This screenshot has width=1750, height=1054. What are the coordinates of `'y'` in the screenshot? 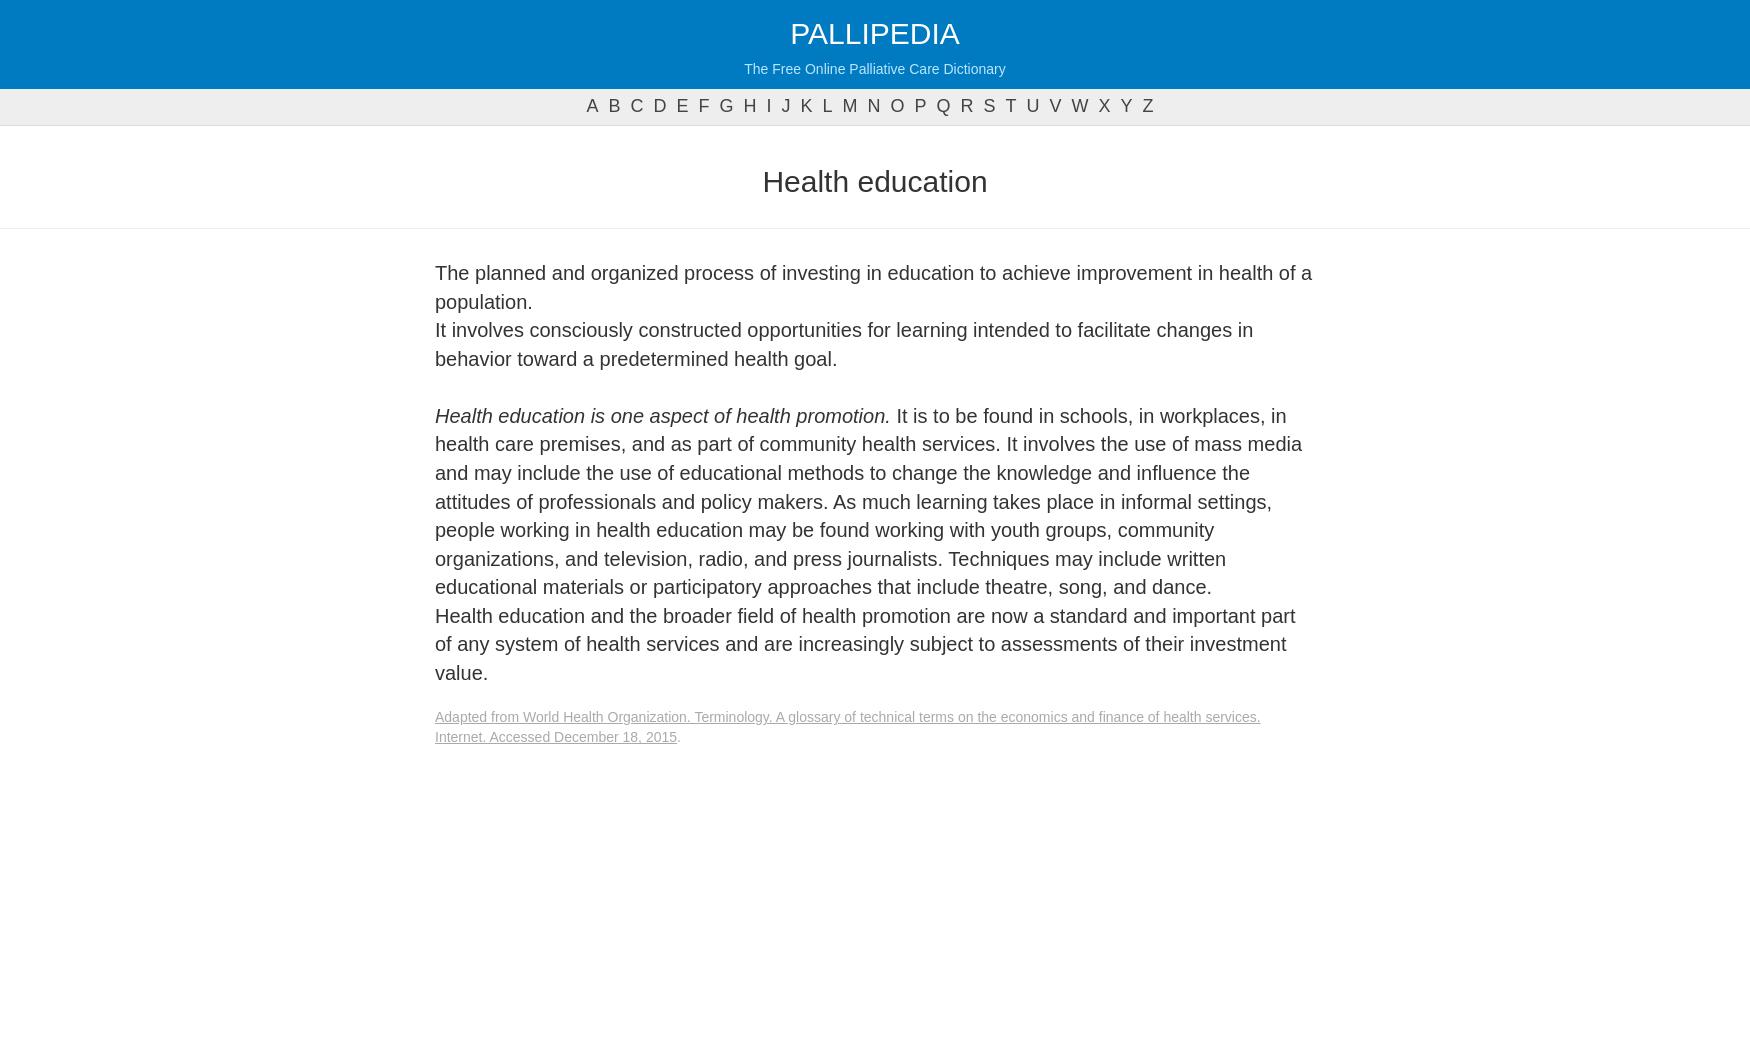 It's located at (1125, 106).